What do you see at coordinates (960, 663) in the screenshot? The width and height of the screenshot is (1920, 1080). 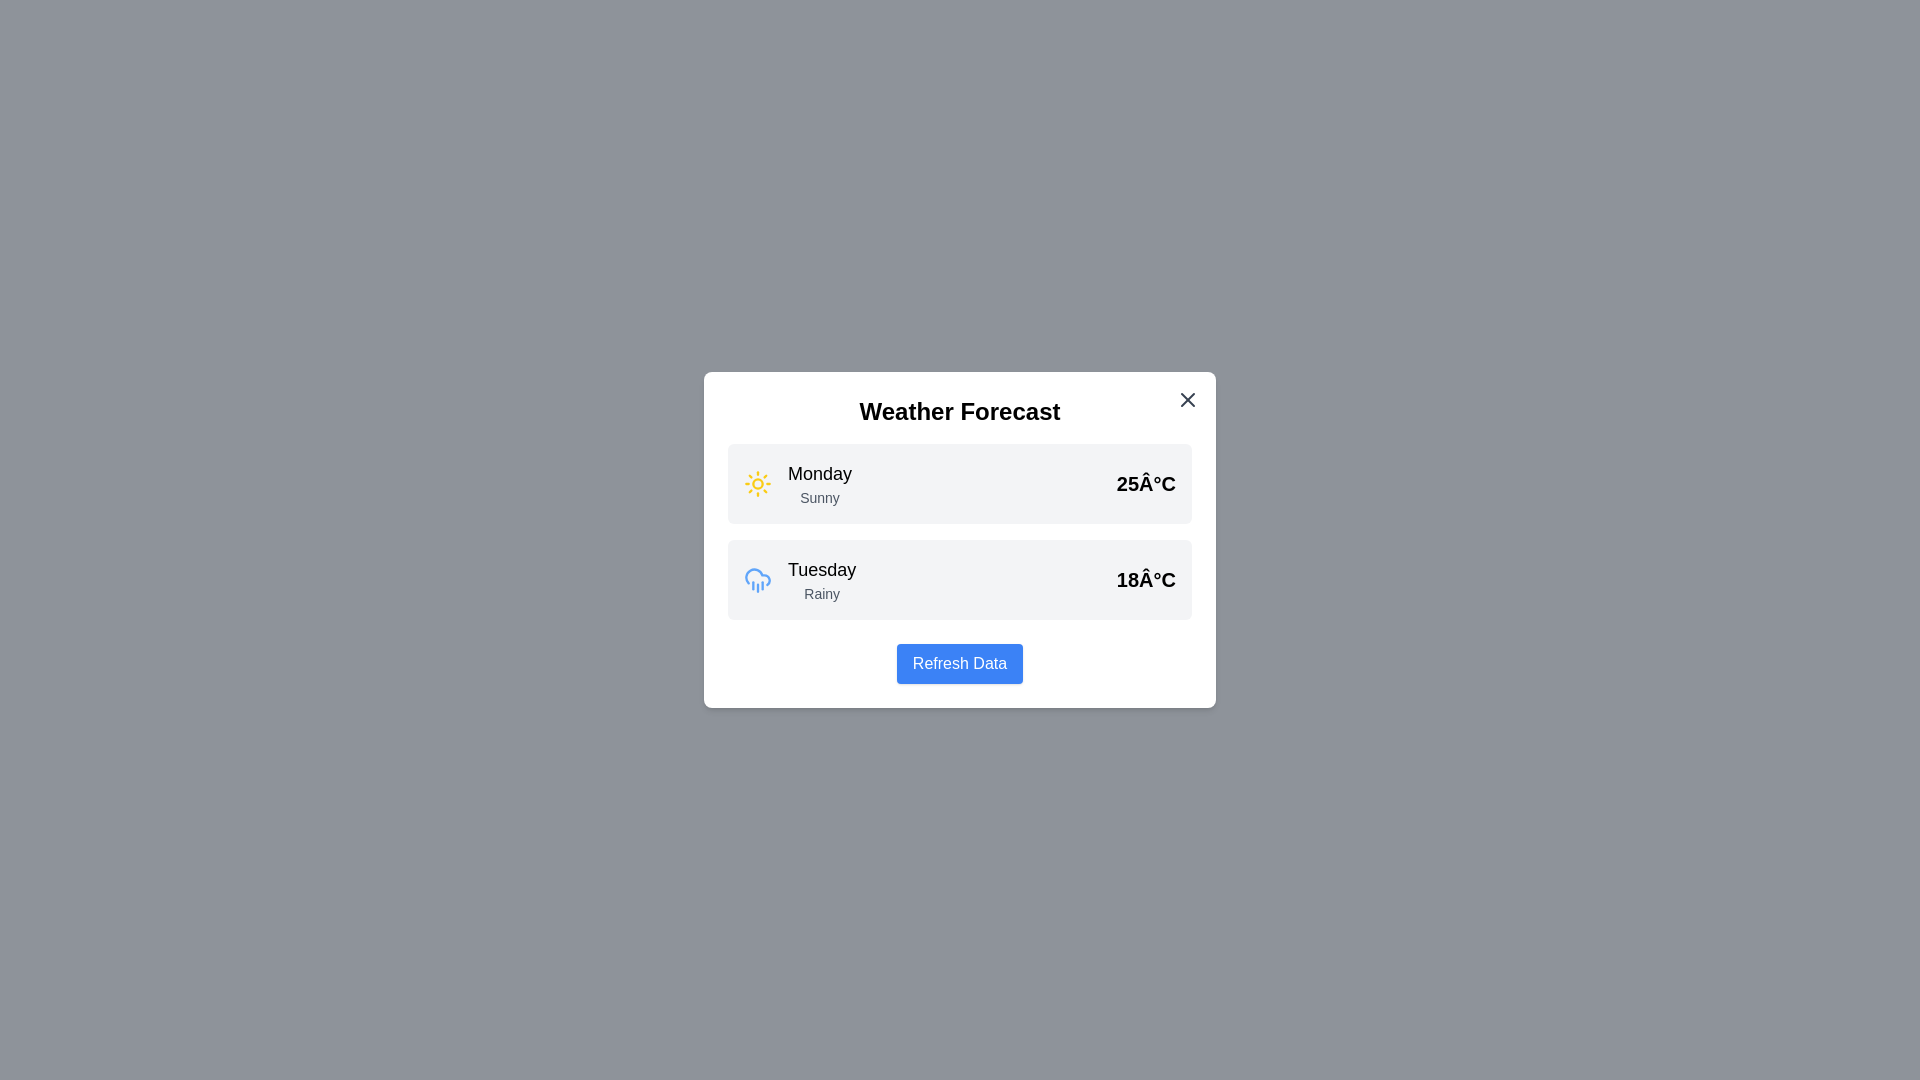 I see `the blue rectangular button labeled 'Refresh Data' located at the bottom-center of the 'Weather Forecast' modal to observe its visual feedback` at bounding box center [960, 663].